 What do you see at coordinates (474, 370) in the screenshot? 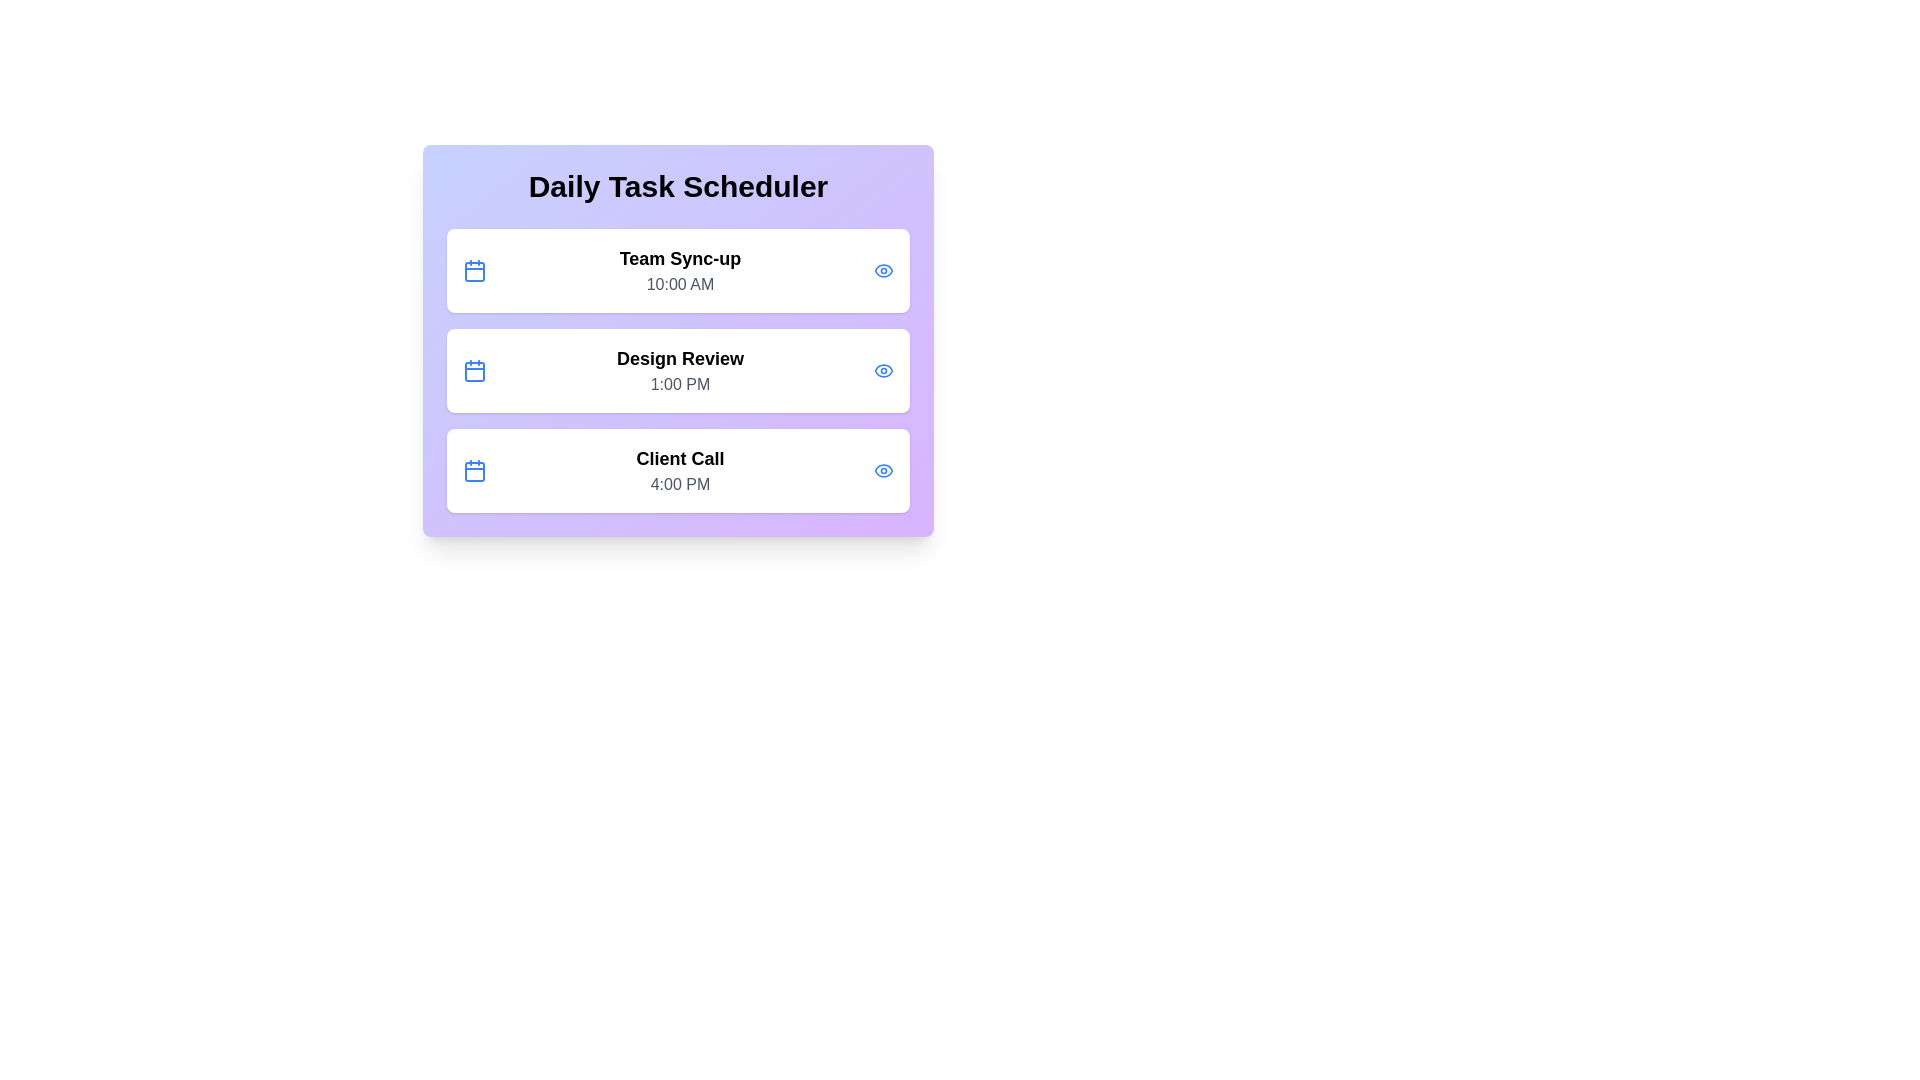
I see `the calendar icon for the task Design Review` at bounding box center [474, 370].